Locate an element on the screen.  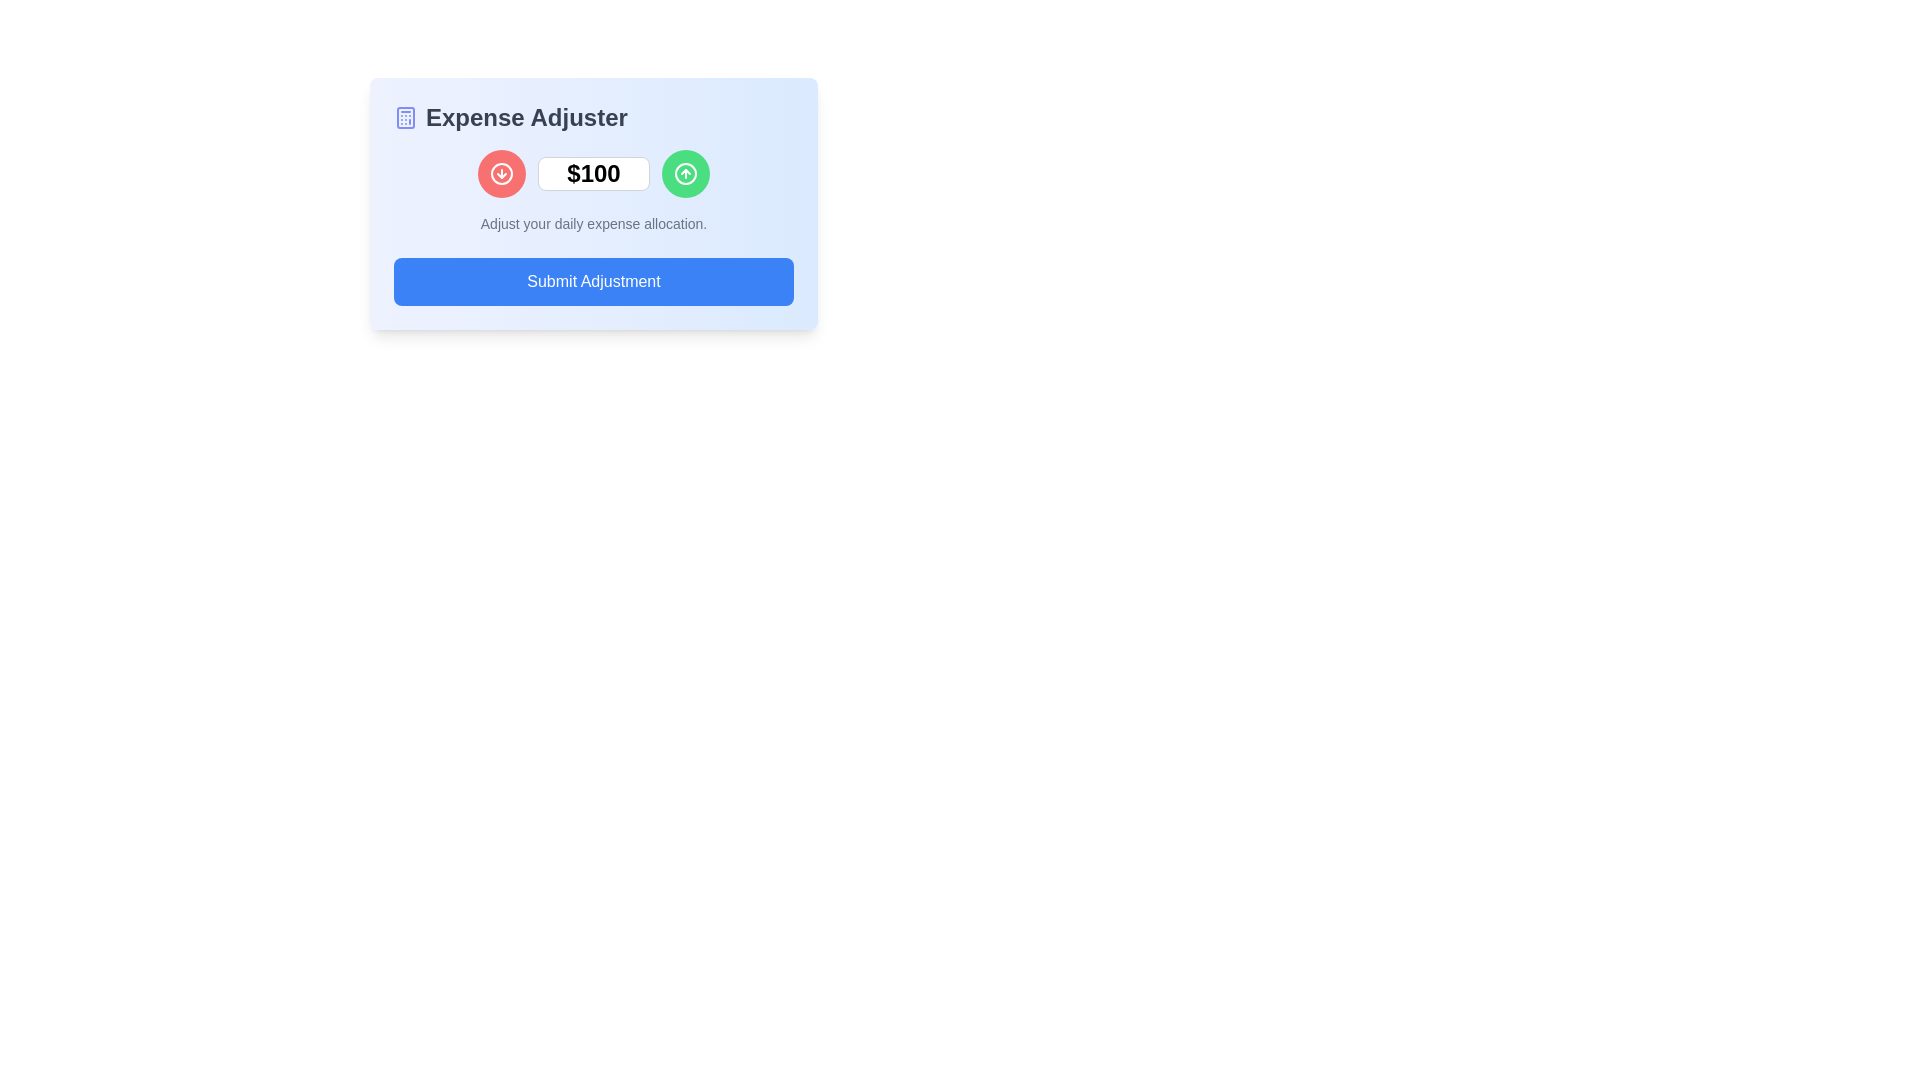
the text element displaying 'Adjust your daily expense allocation.' which is located below the numeric input field and above the blue 'Submit Adjustment' button is located at coordinates (593, 223).